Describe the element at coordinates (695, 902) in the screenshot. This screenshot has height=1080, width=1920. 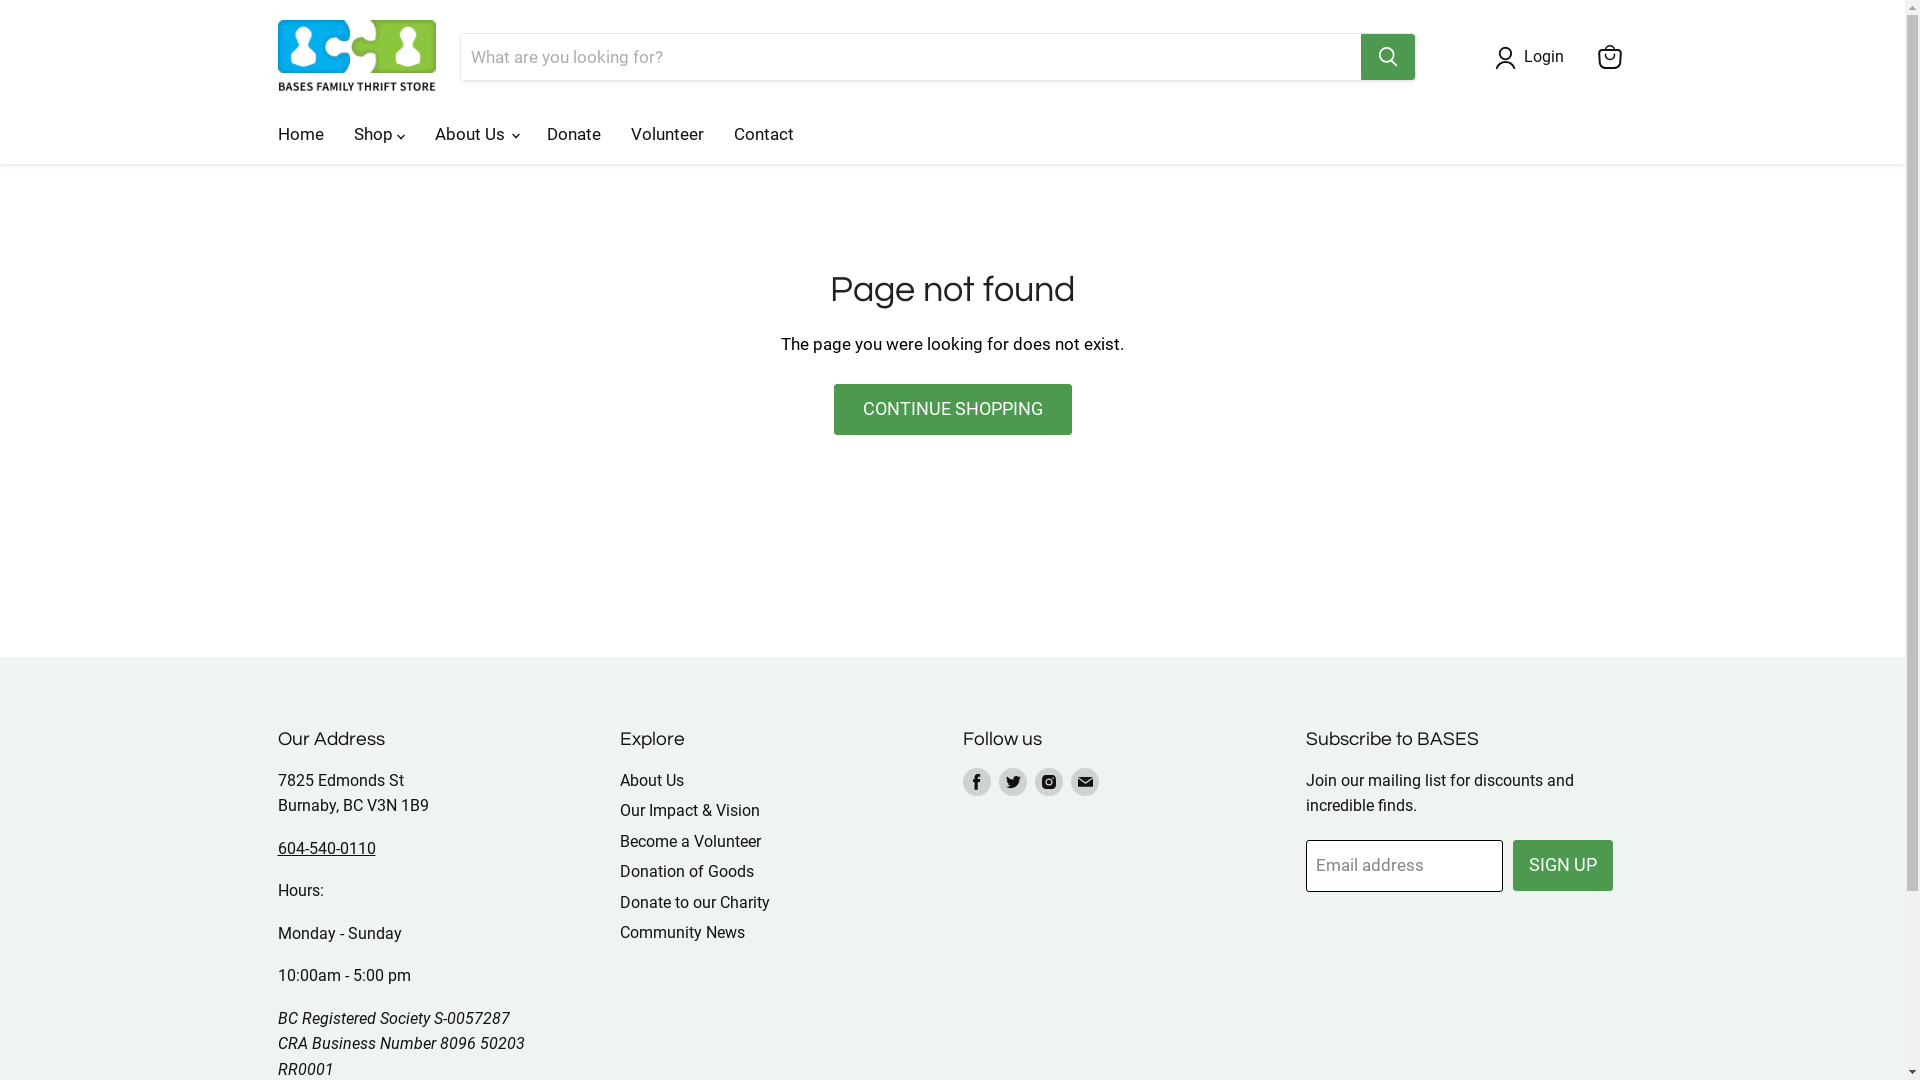
I see `'Donate to our Charity'` at that location.